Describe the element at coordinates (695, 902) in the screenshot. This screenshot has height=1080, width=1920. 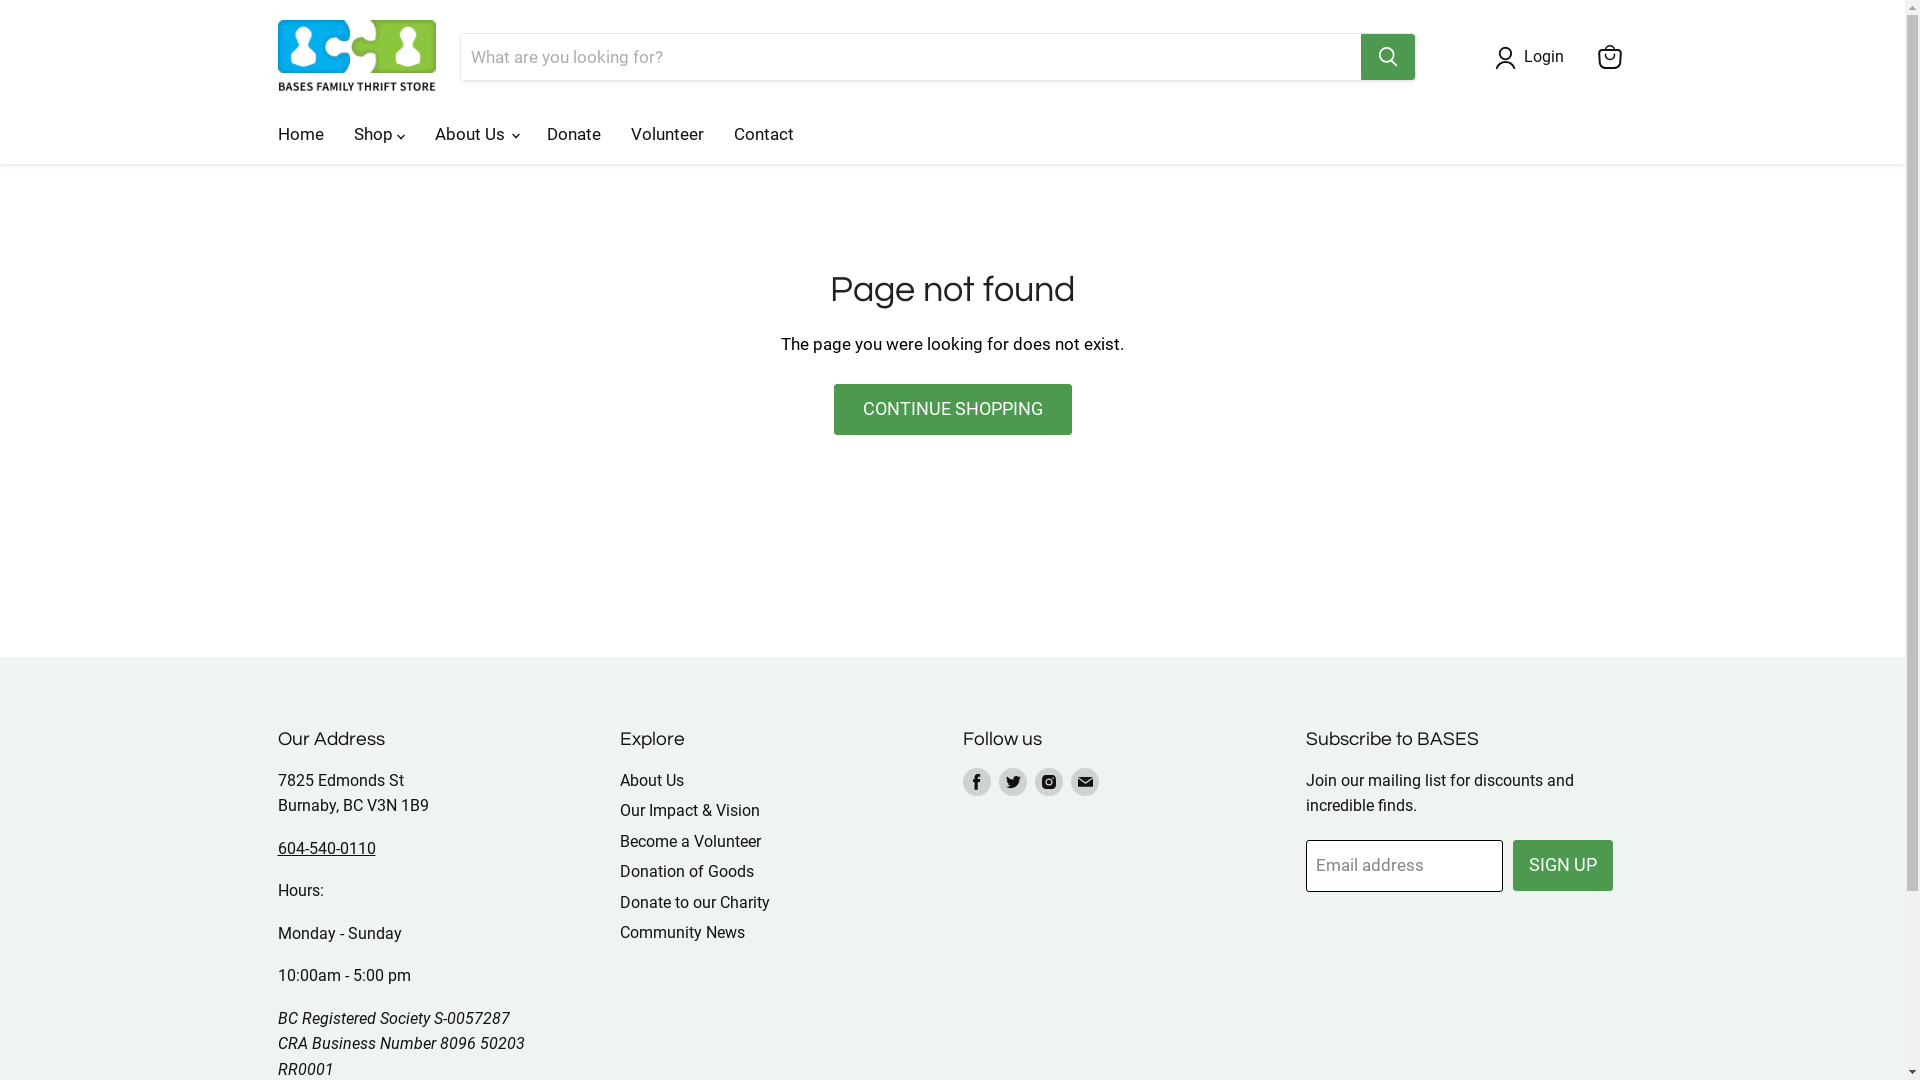
I see `'Donate to our Charity'` at that location.